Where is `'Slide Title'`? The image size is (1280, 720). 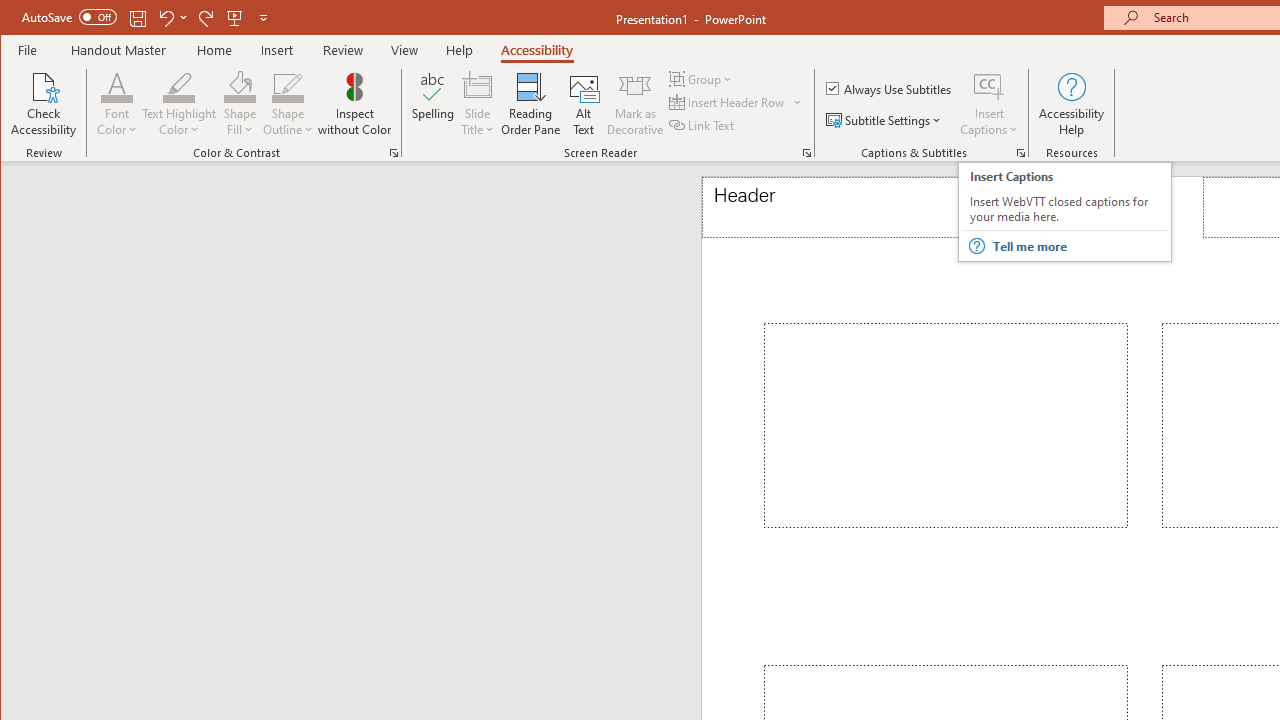 'Slide Title' is located at coordinates (477, 104).